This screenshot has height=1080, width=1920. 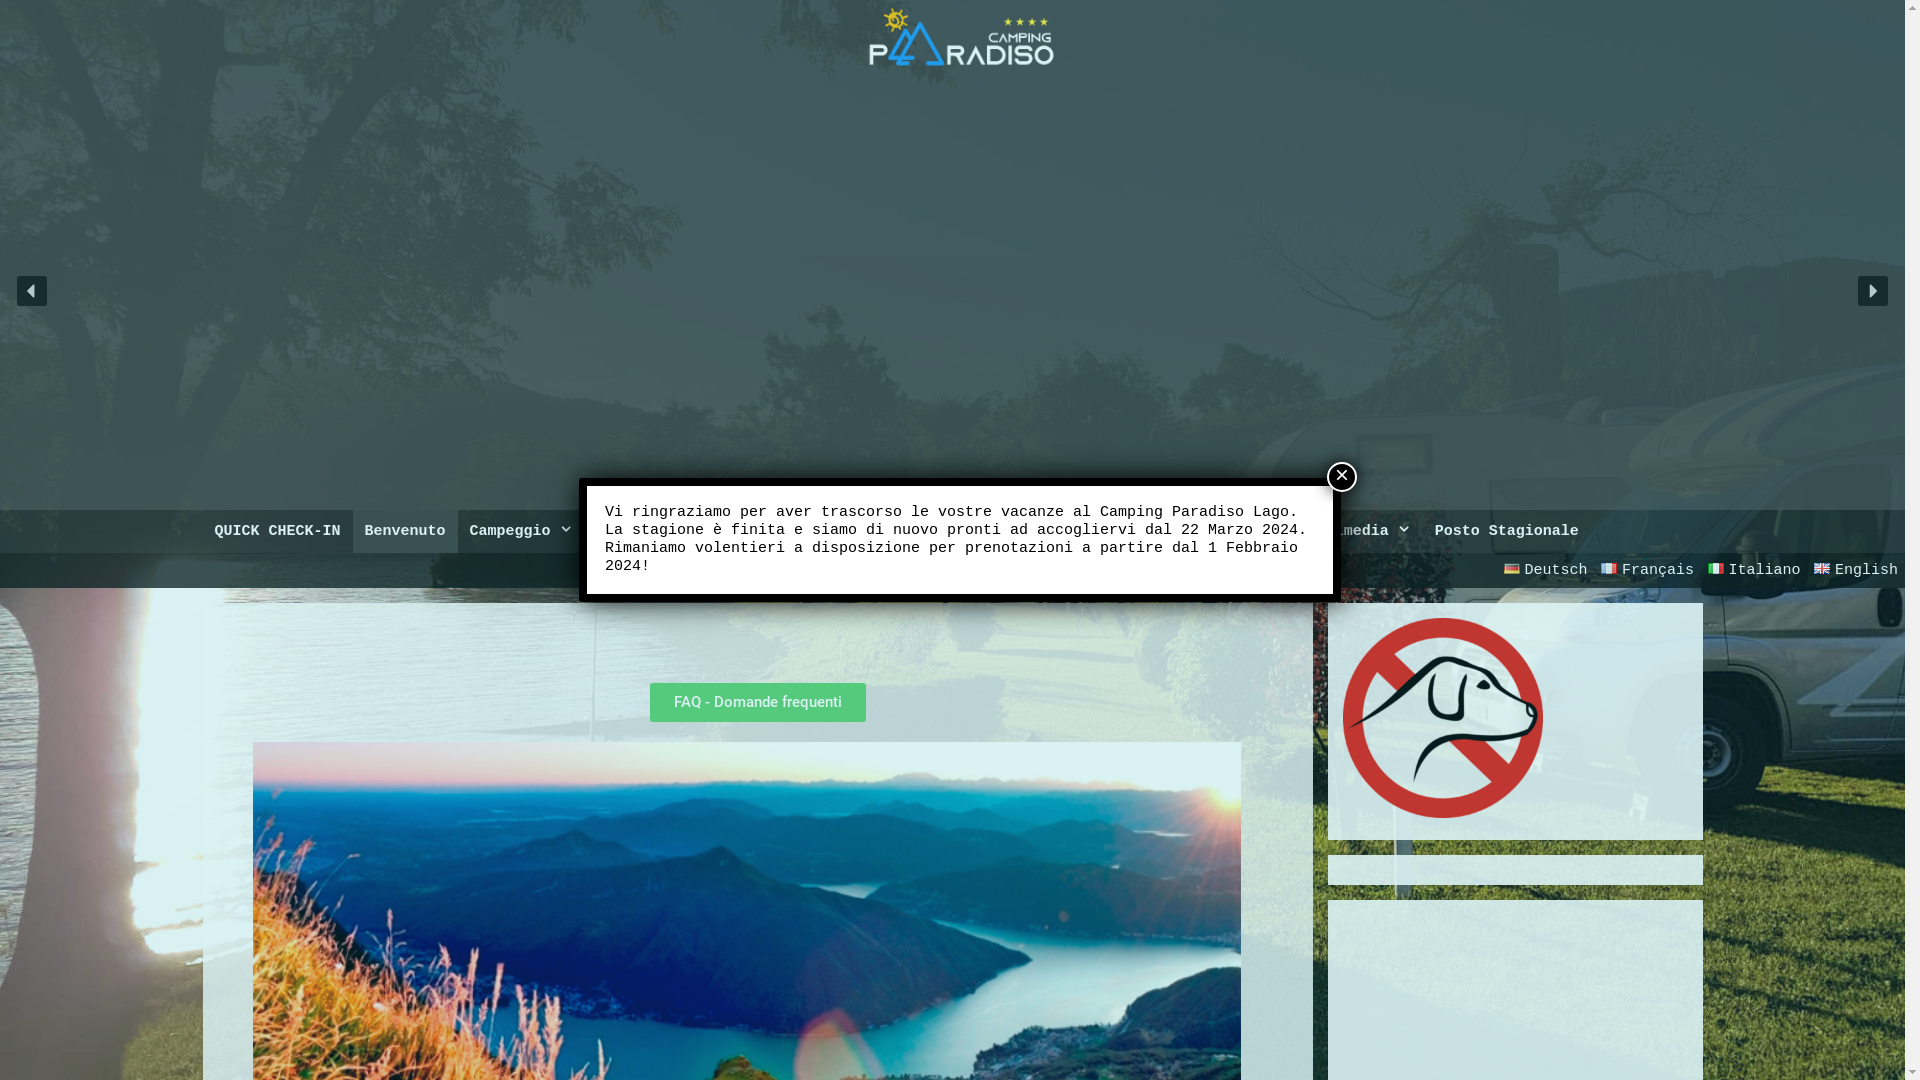 I want to click on 'English', so click(x=1855, y=570).